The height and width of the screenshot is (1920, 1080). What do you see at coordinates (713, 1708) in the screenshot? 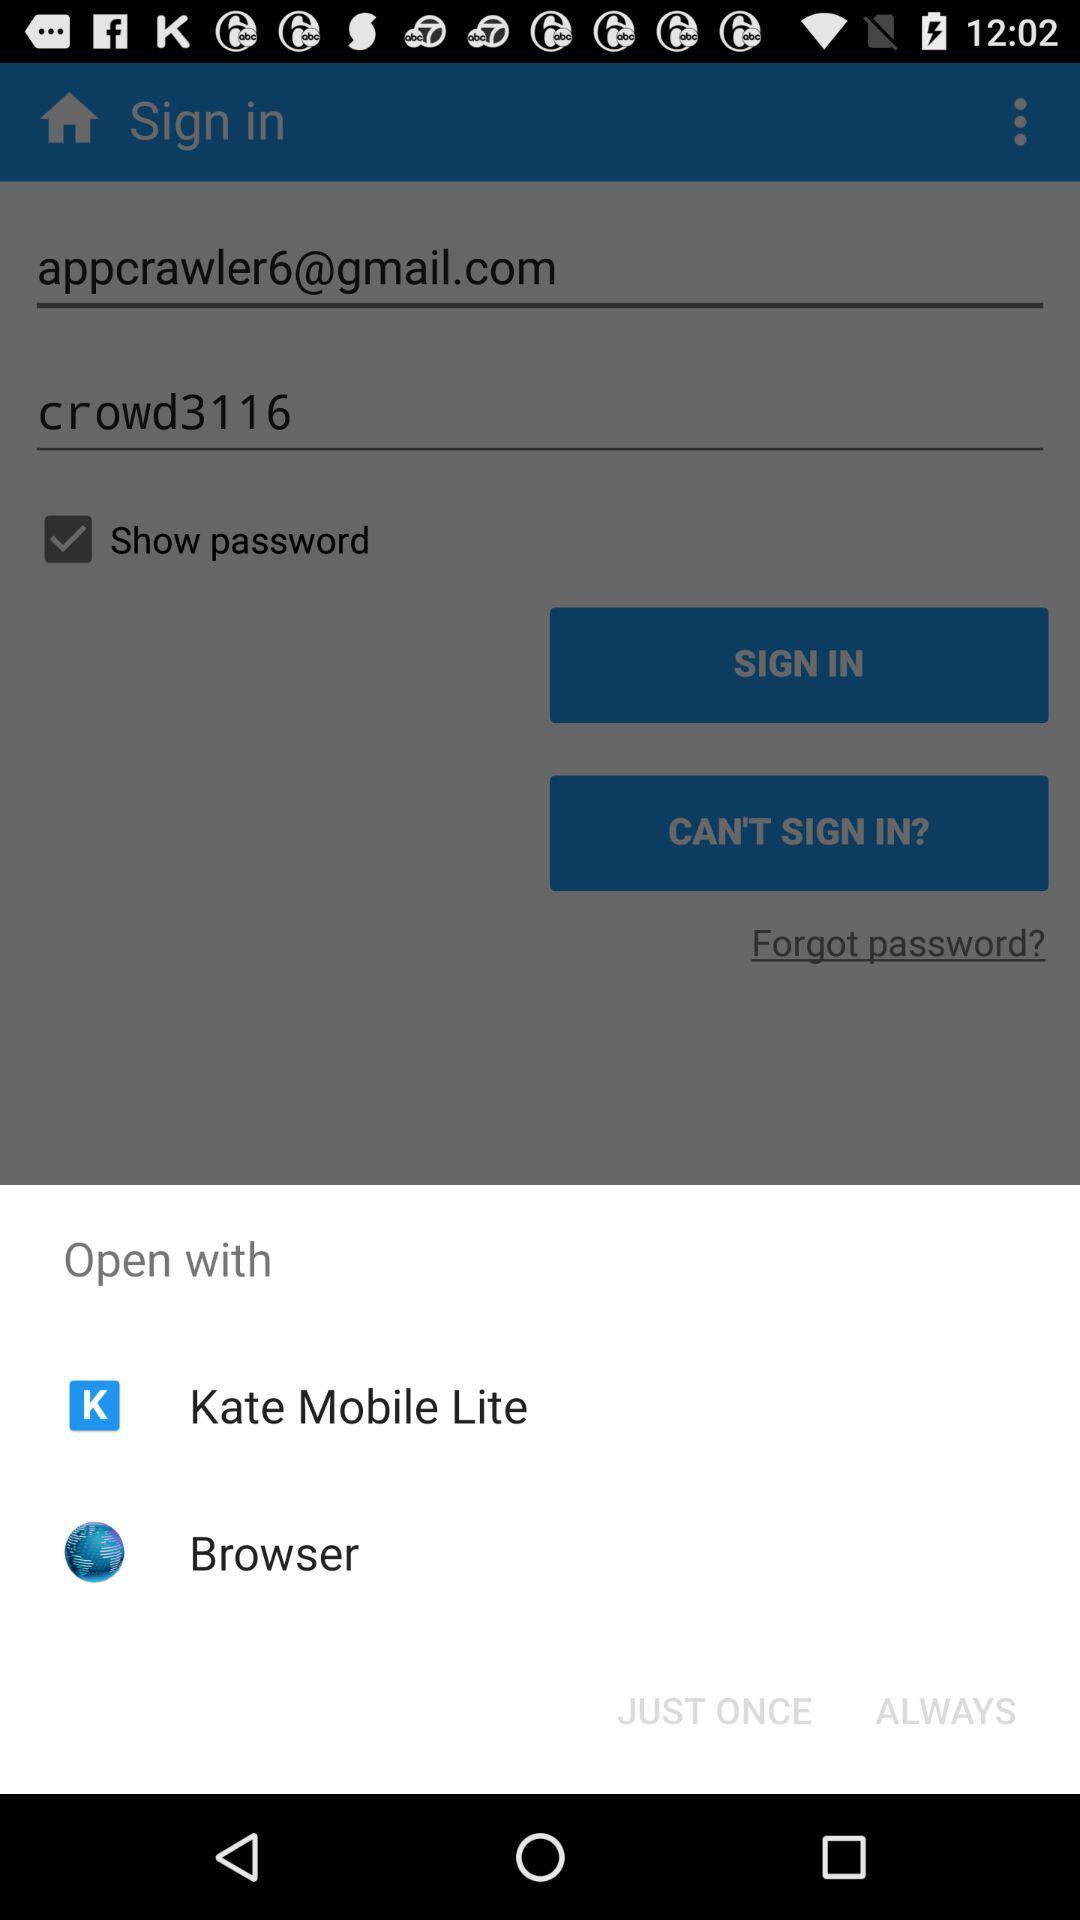
I see `the icon next to always button` at bounding box center [713, 1708].